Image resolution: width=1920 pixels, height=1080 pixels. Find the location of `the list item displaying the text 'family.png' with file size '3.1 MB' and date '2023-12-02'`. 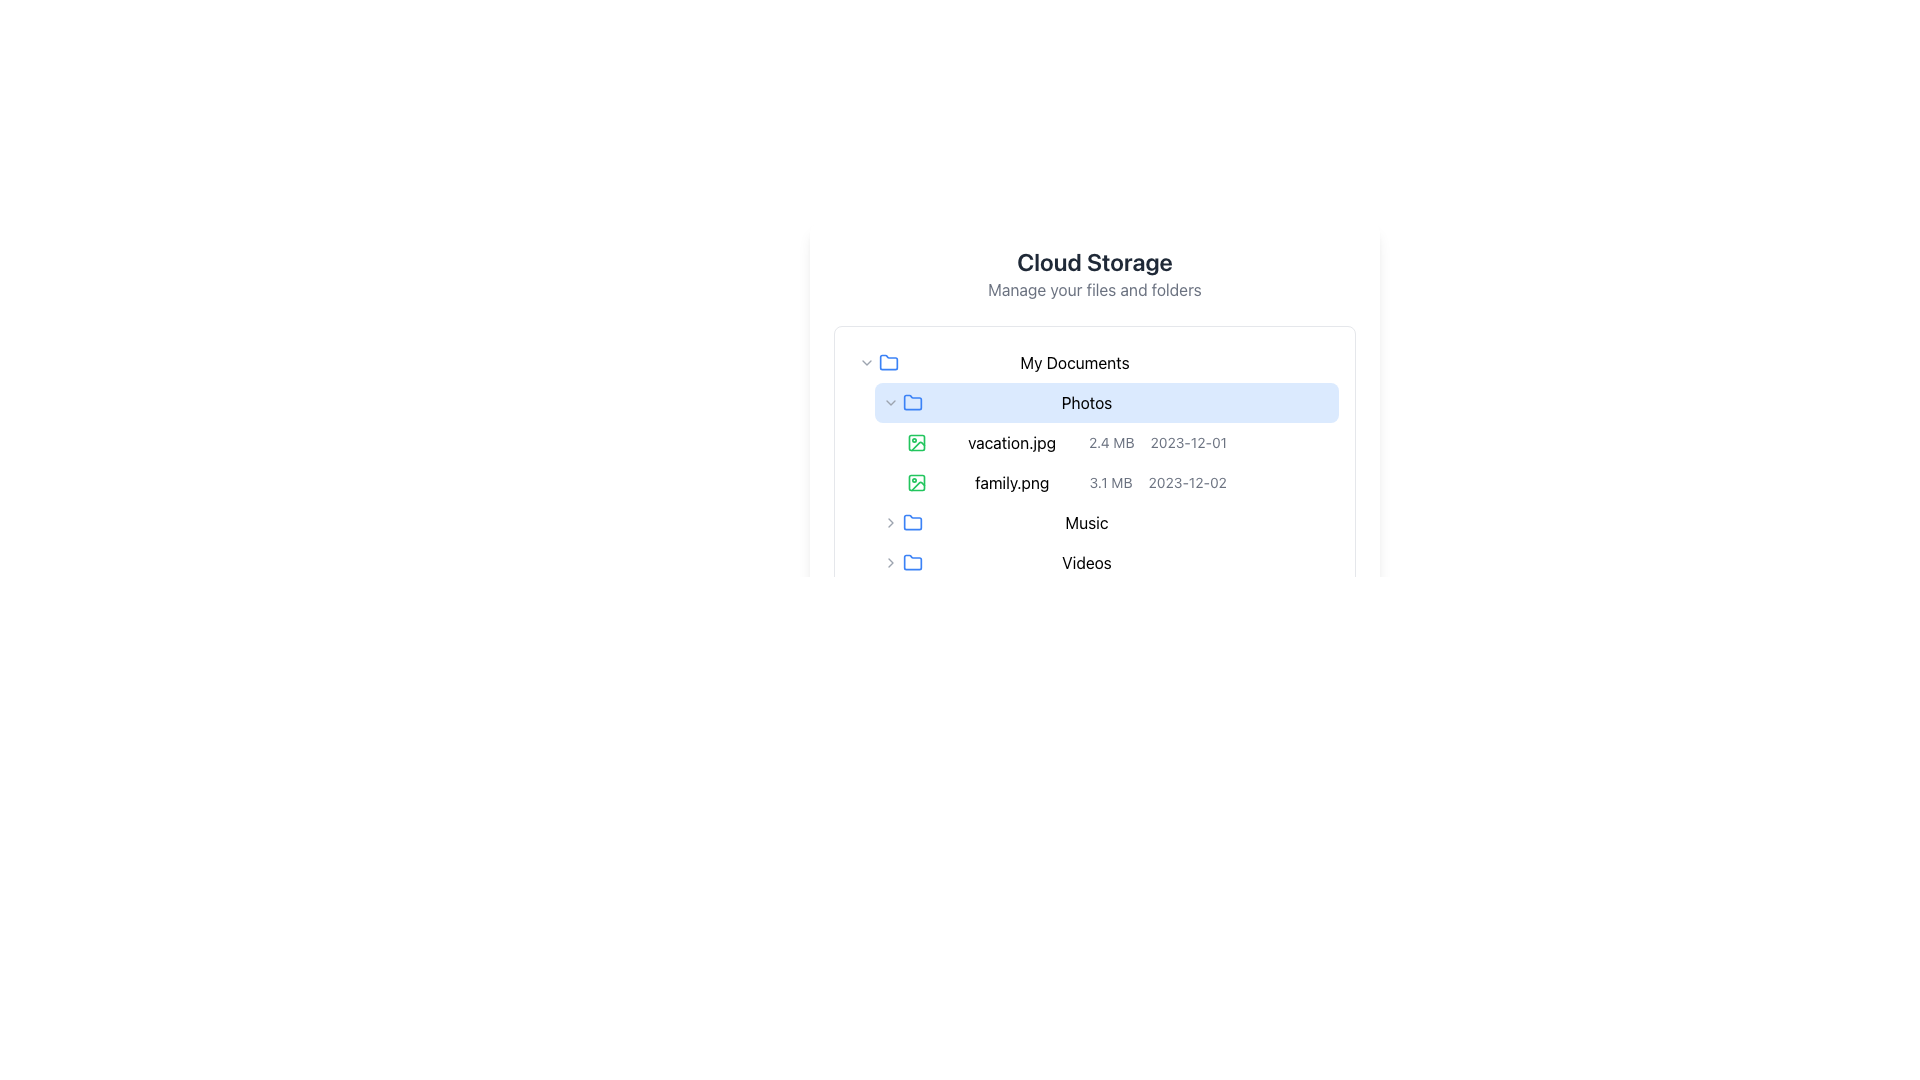

the list item displaying the text 'family.png' with file size '3.1 MB' and date '2023-12-02' is located at coordinates (1093, 482).